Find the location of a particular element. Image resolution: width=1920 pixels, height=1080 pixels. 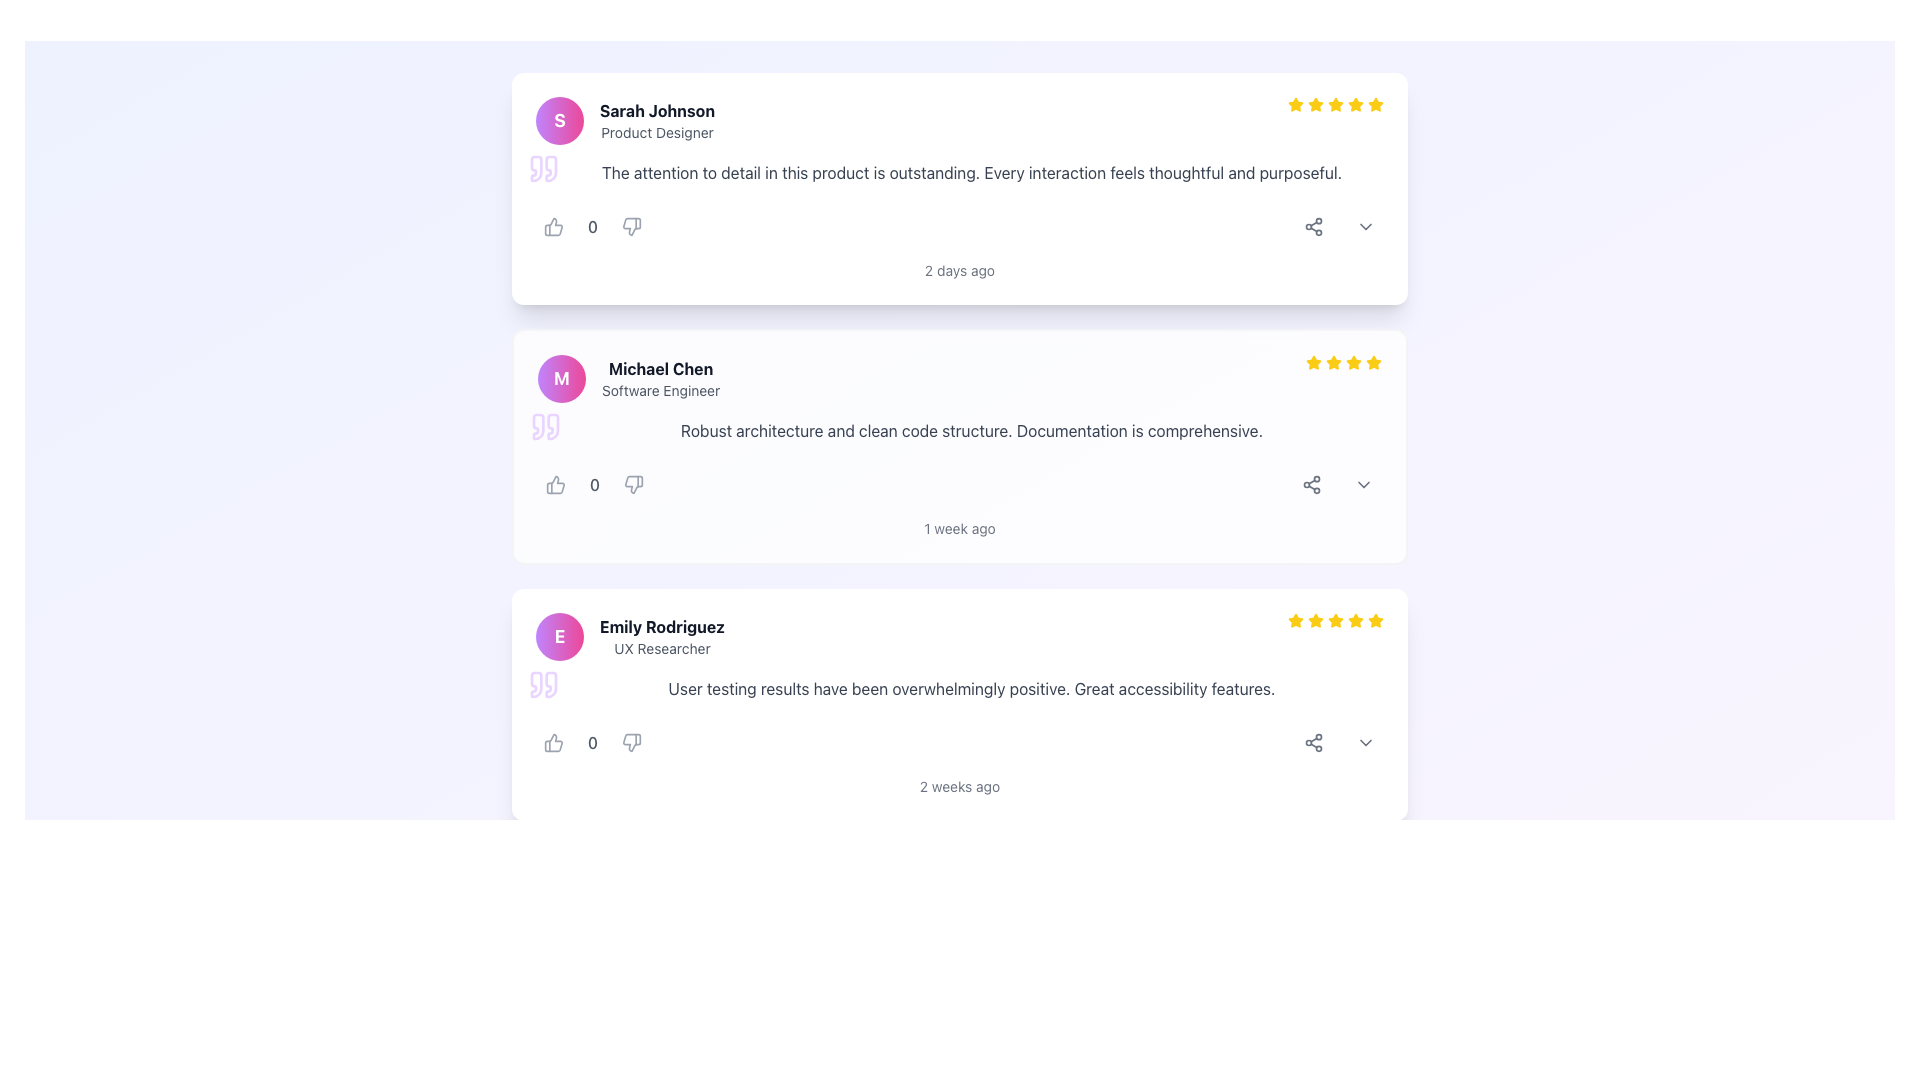

the circular thumbs-up button located to the left of the numerical counter to like the content is located at coordinates (553, 226).